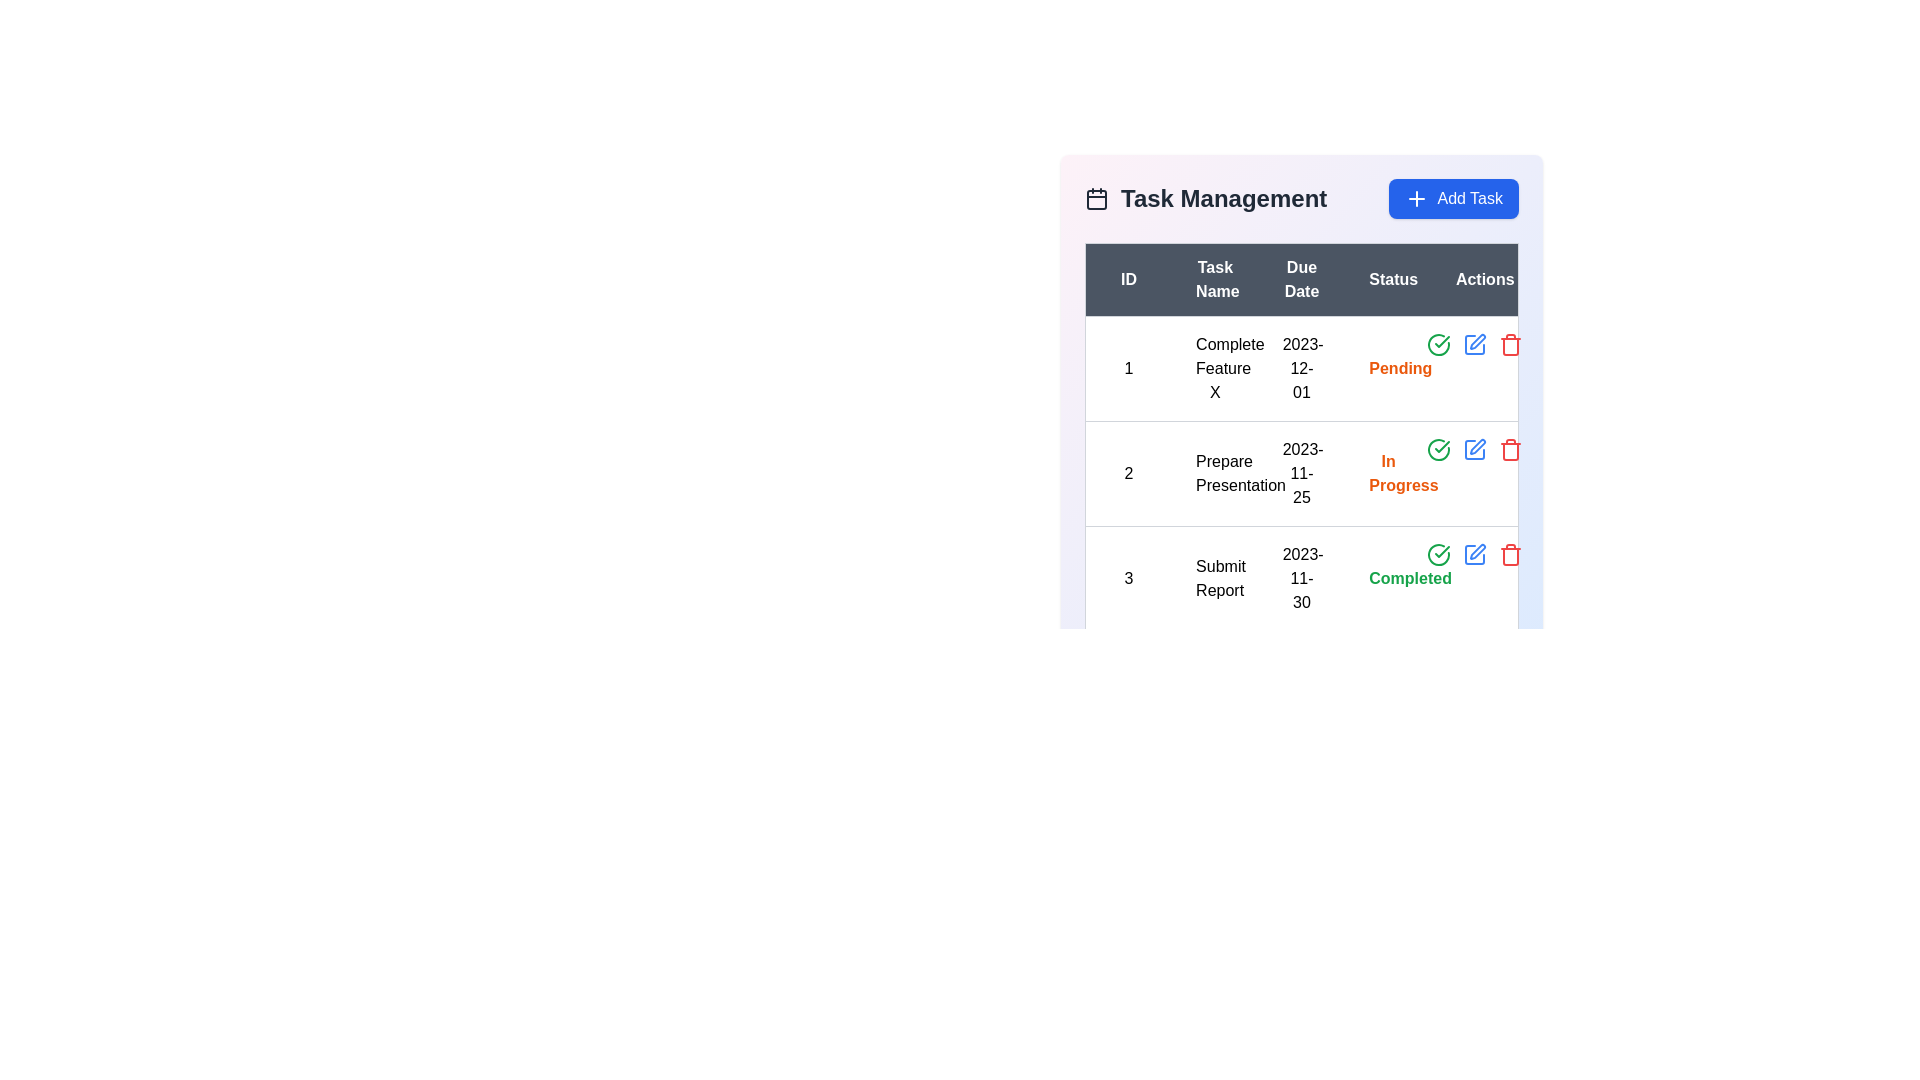 This screenshot has height=1080, width=1920. What do you see at coordinates (1301, 474) in the screenshot?
I see `the second row of the task management table` at bounding box center [1301, 474].